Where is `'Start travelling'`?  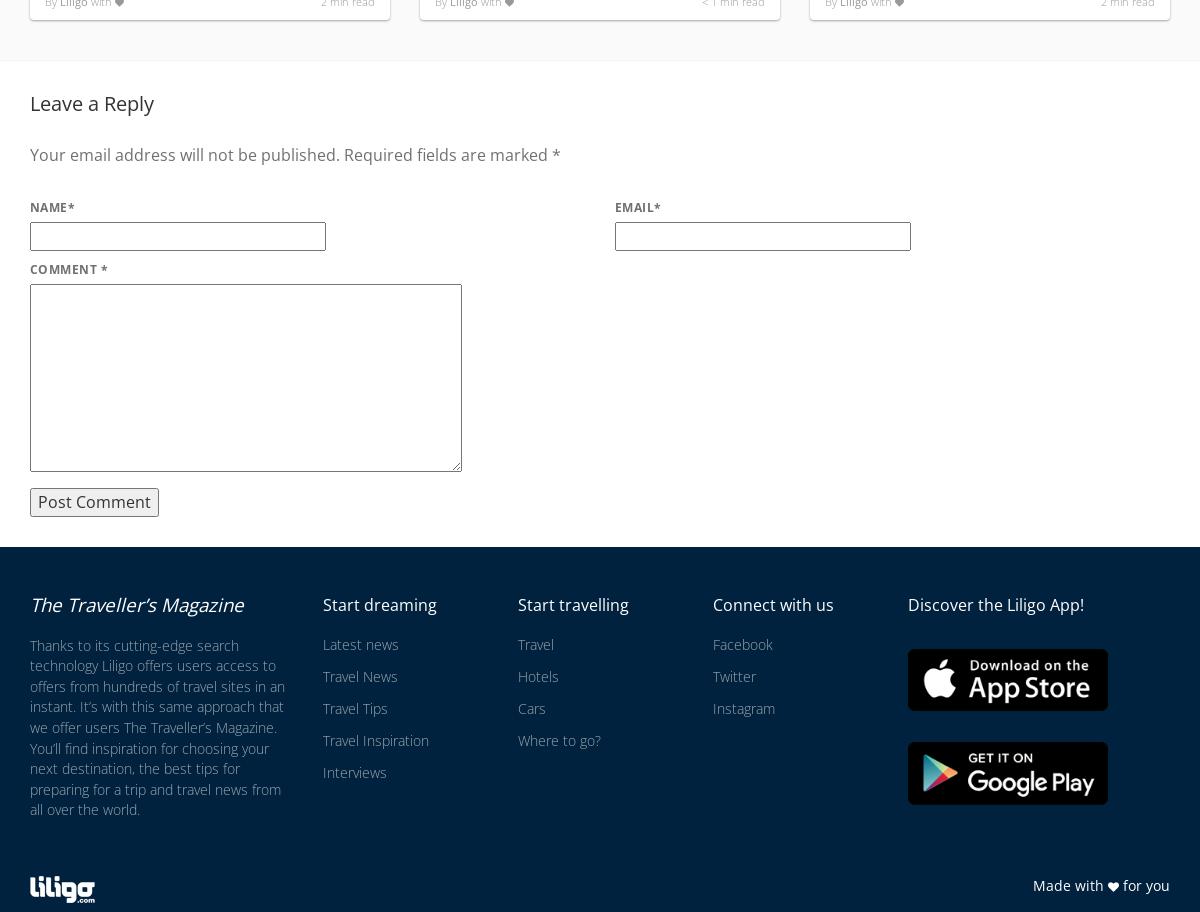
'Start travelling' is located at coordinates (571, 604).